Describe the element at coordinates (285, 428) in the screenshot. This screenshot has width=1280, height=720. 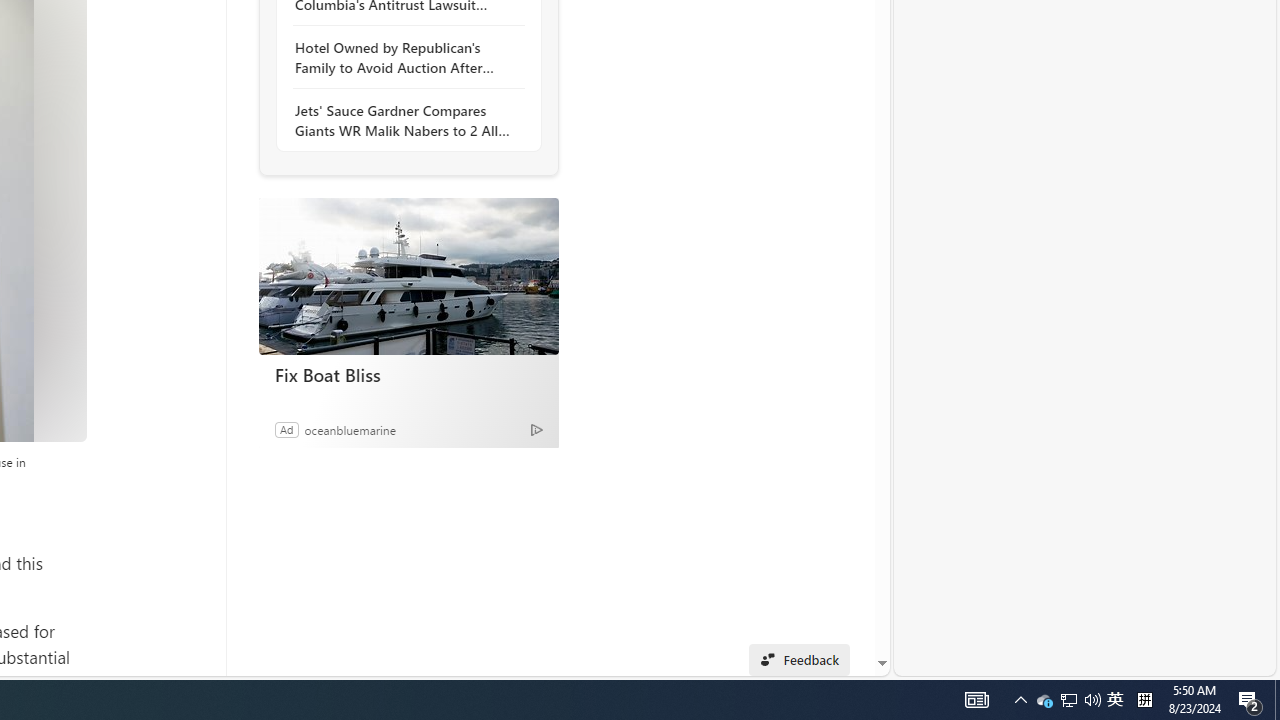
I see `'Ad'` at that location.